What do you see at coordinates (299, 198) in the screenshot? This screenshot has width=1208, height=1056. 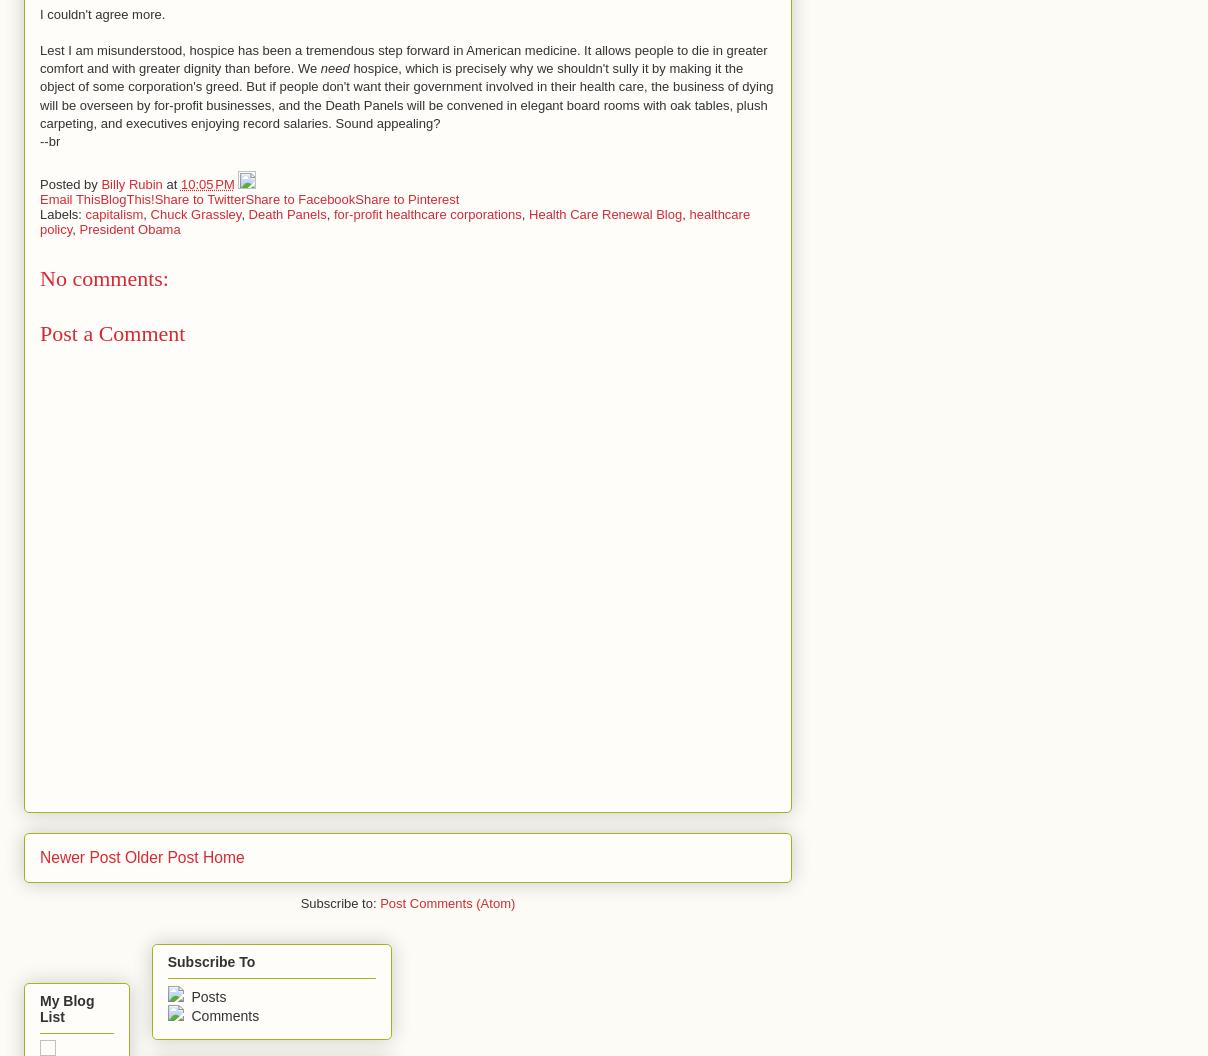 I see `'Share to Facebook'` at bounding box center [299, 198].